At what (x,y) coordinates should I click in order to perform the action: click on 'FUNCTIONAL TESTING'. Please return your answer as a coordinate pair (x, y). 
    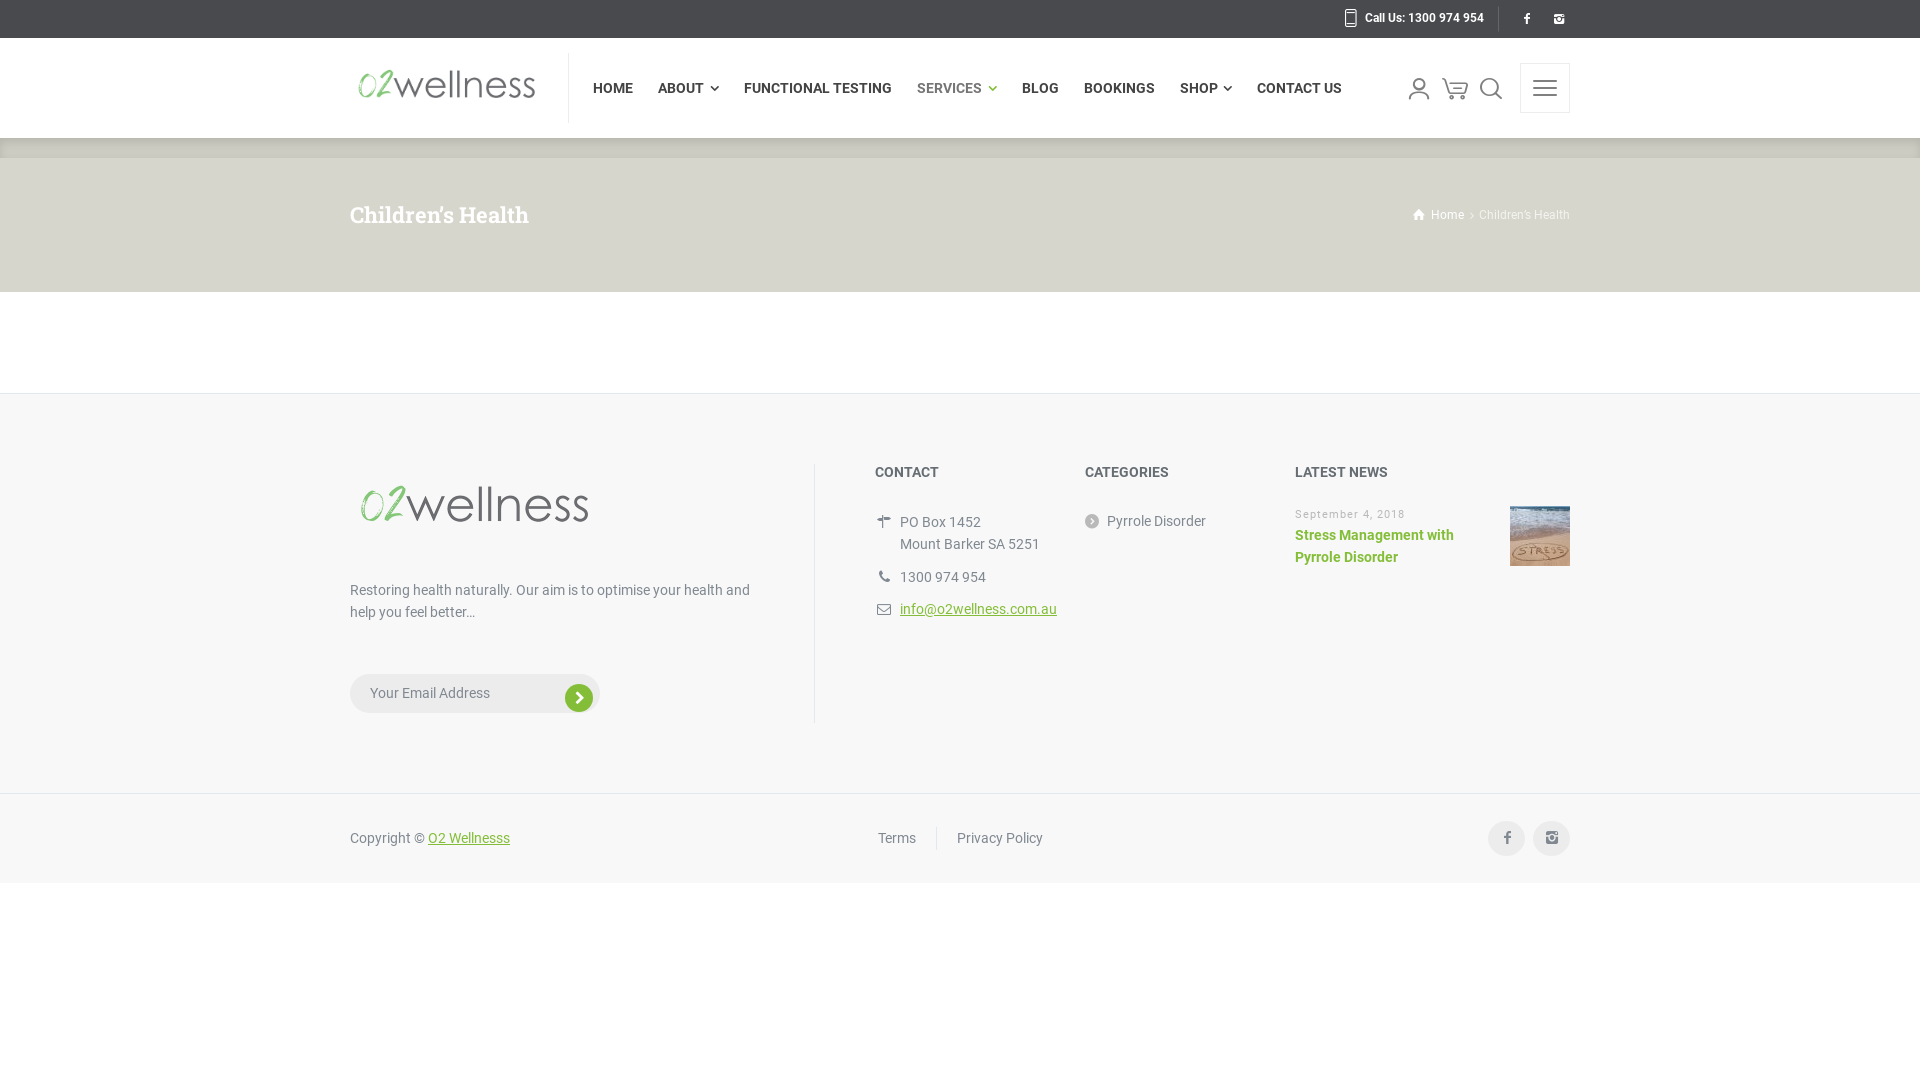
    Looking at the image, I should click on (730, 87).